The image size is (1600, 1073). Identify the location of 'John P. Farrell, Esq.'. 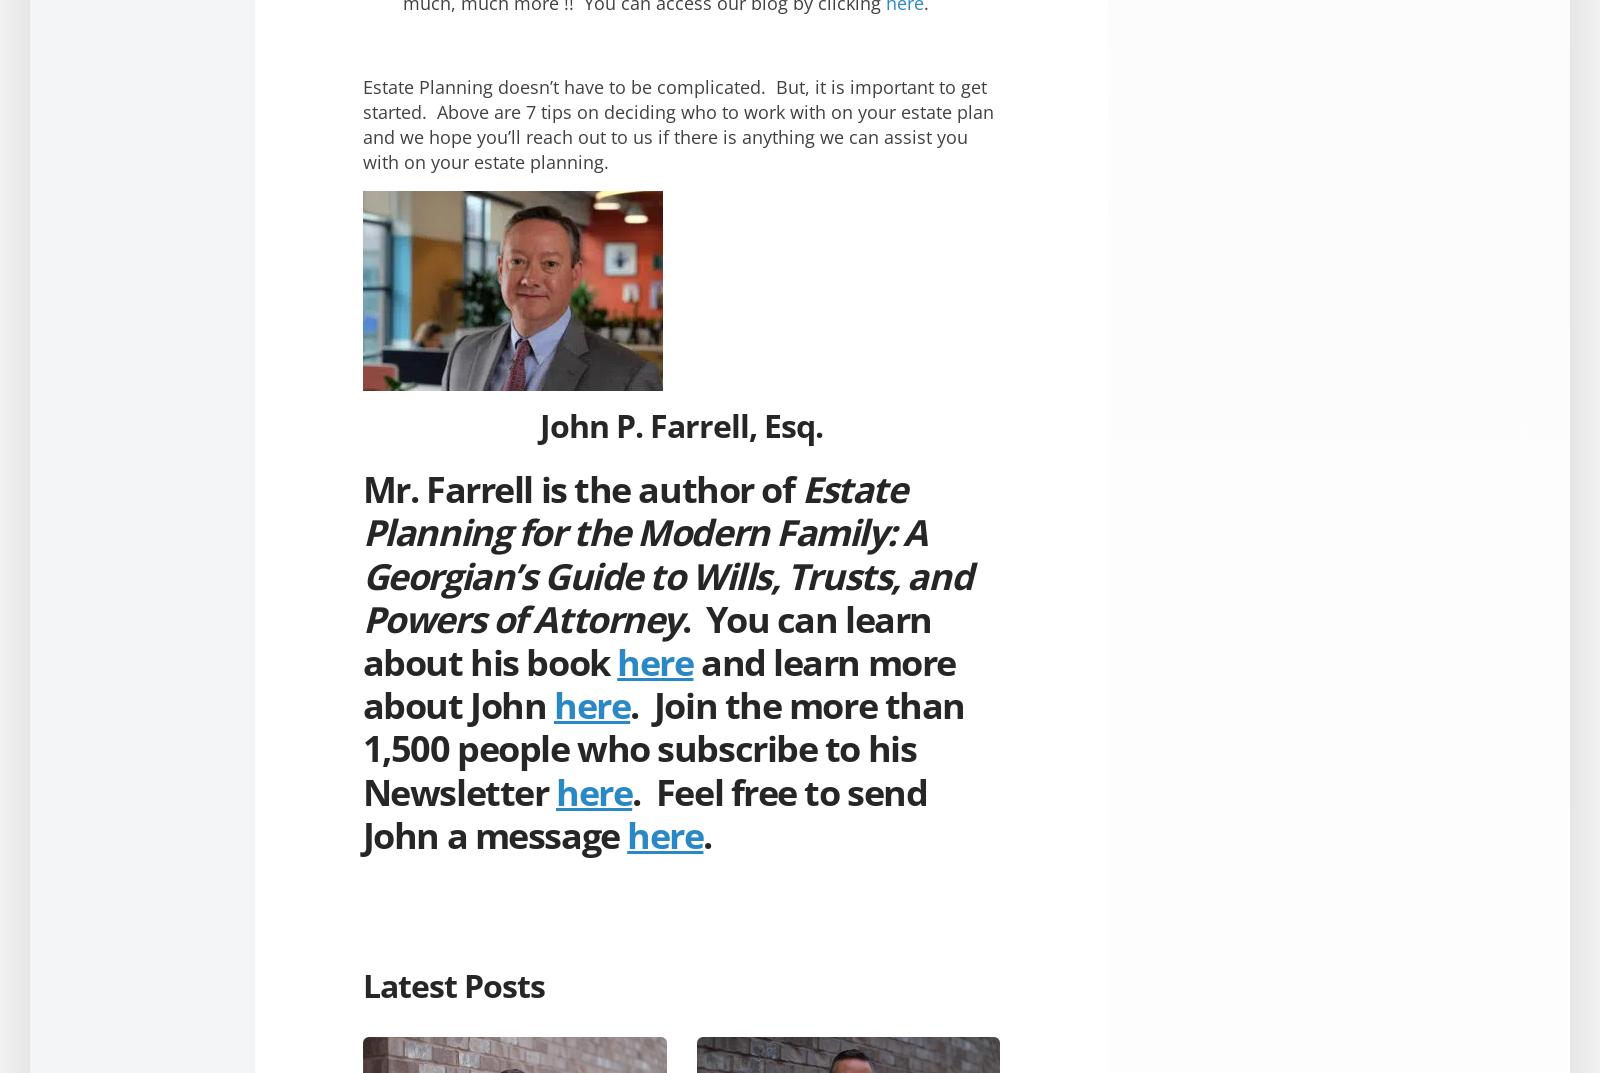
(680, 425).